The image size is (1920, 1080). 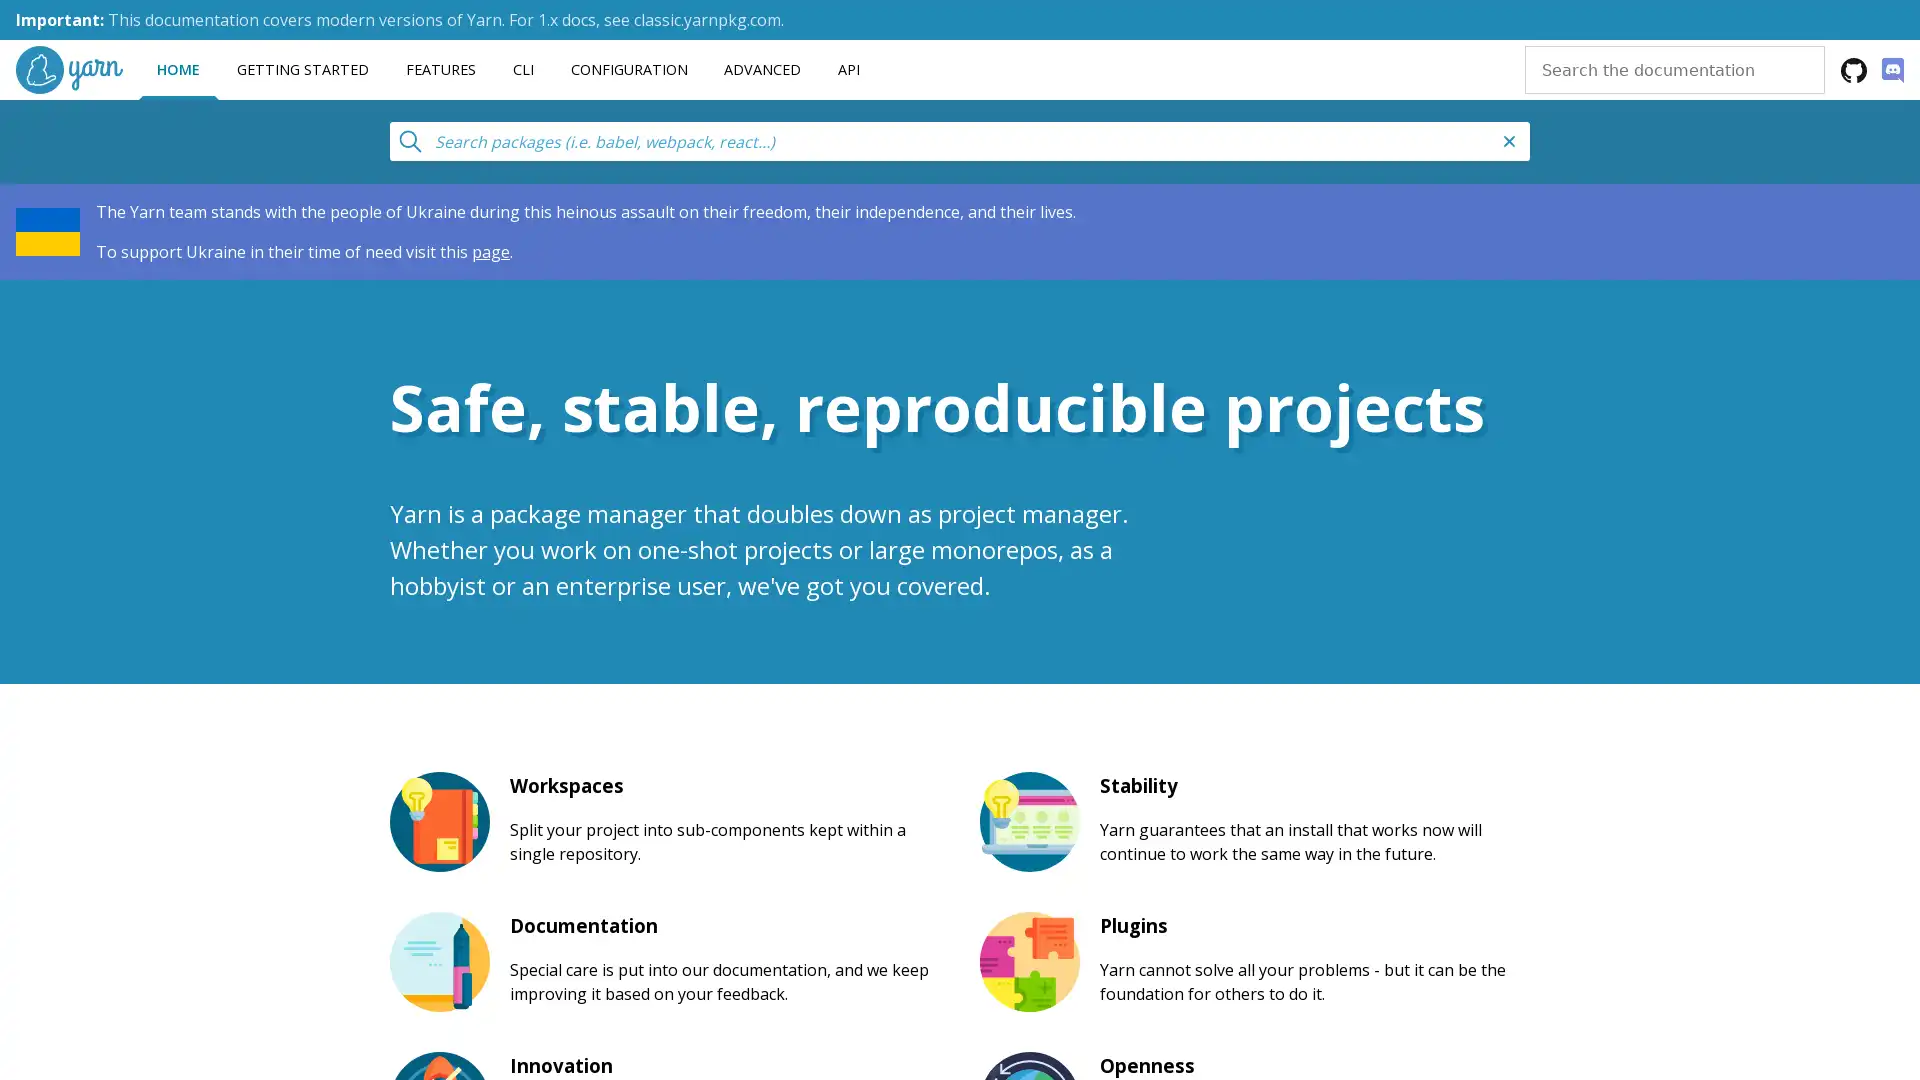 What do you see at coordinates (407, 137) in the screenshot?
I see `Submit your search query.` at bounding box center [407, 137].